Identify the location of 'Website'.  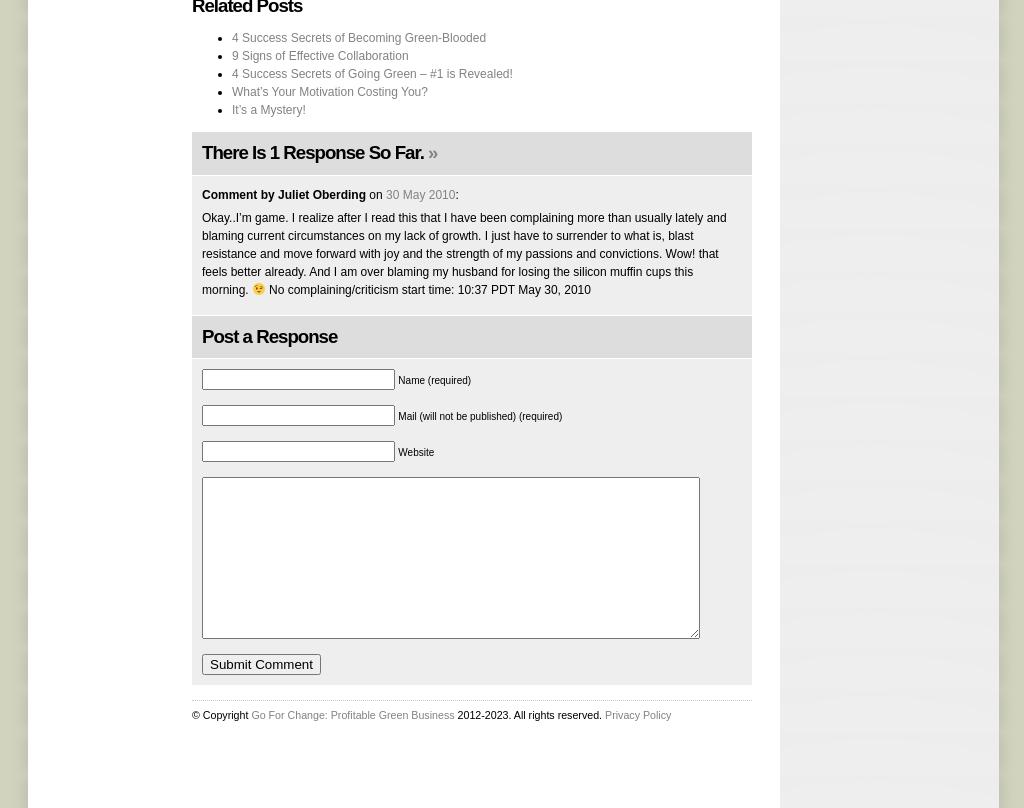
(414, 451).